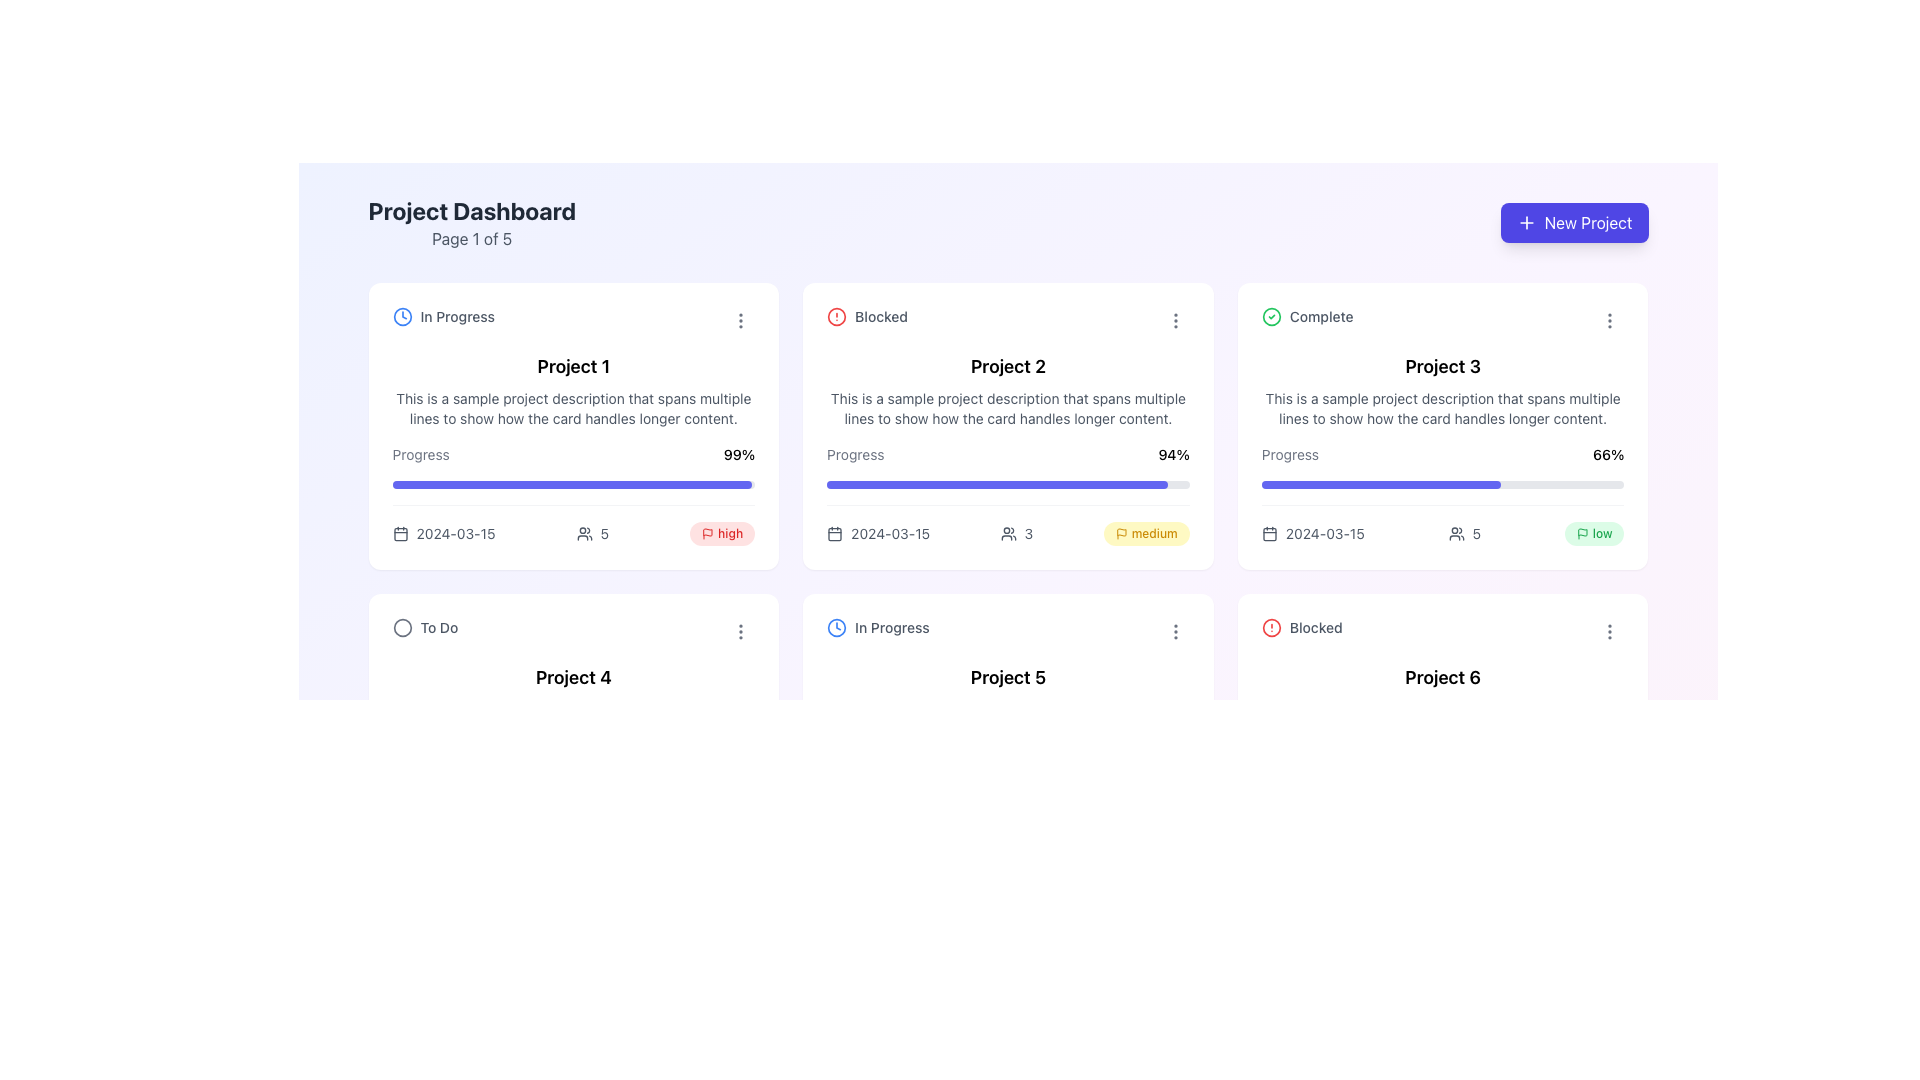 The height and width of the screenshot is (1080, 1920). Describe the element at coordinates (424, 627) in the screenshot. I see `the text label indicating the current task or category associated with 'Project 4', which is positioned under the 'Project 4' title and aligned with a decorative circle icon` at that location.